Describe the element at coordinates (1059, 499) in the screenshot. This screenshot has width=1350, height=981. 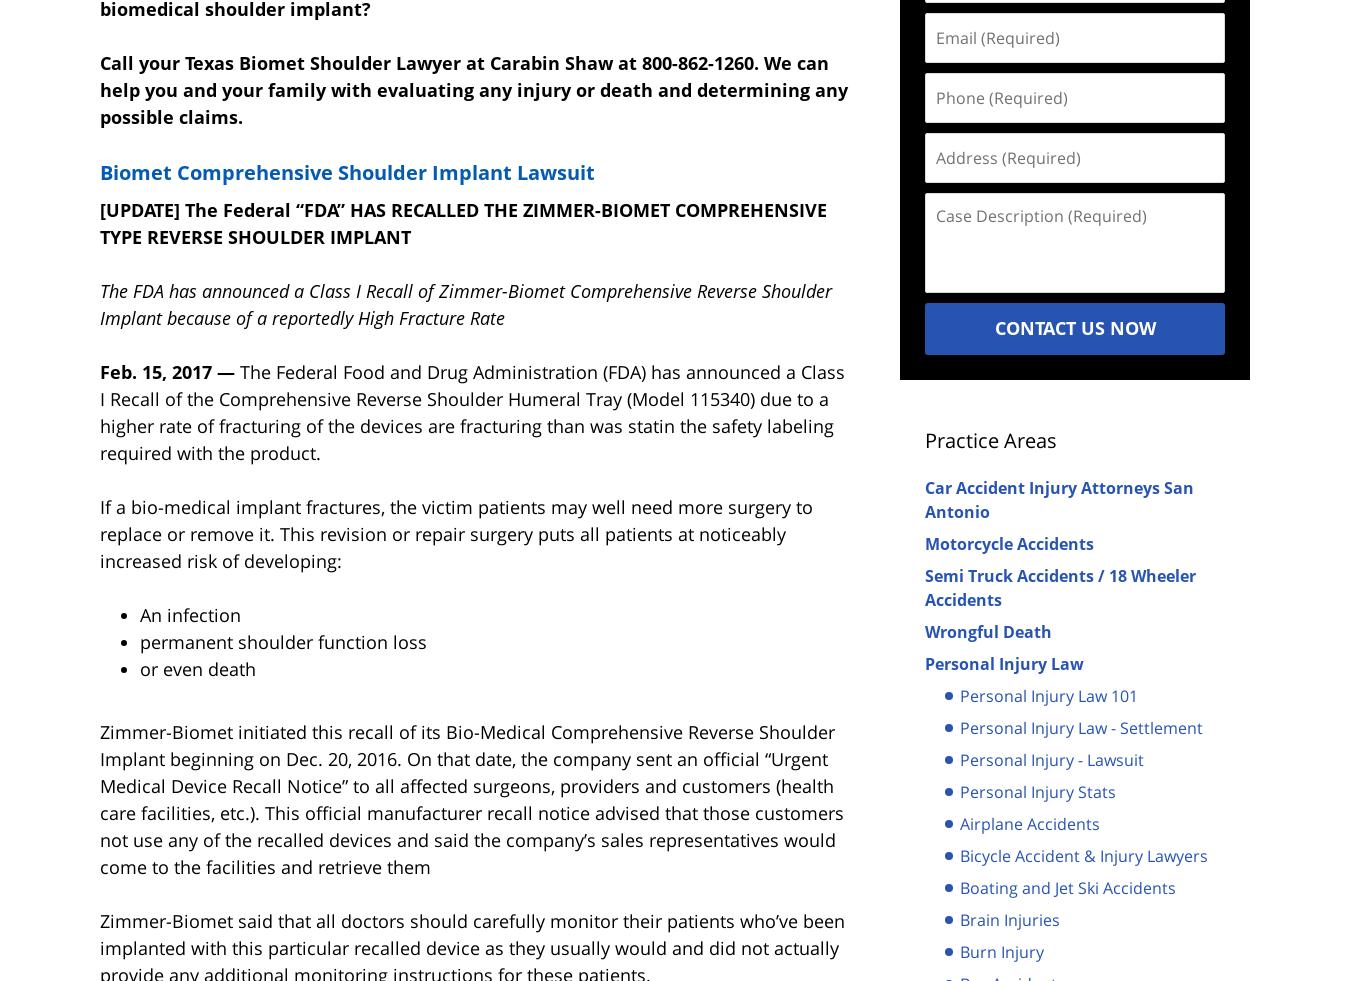
I see `'Car Accident Injury Attorneys San Antonio'` at that location.